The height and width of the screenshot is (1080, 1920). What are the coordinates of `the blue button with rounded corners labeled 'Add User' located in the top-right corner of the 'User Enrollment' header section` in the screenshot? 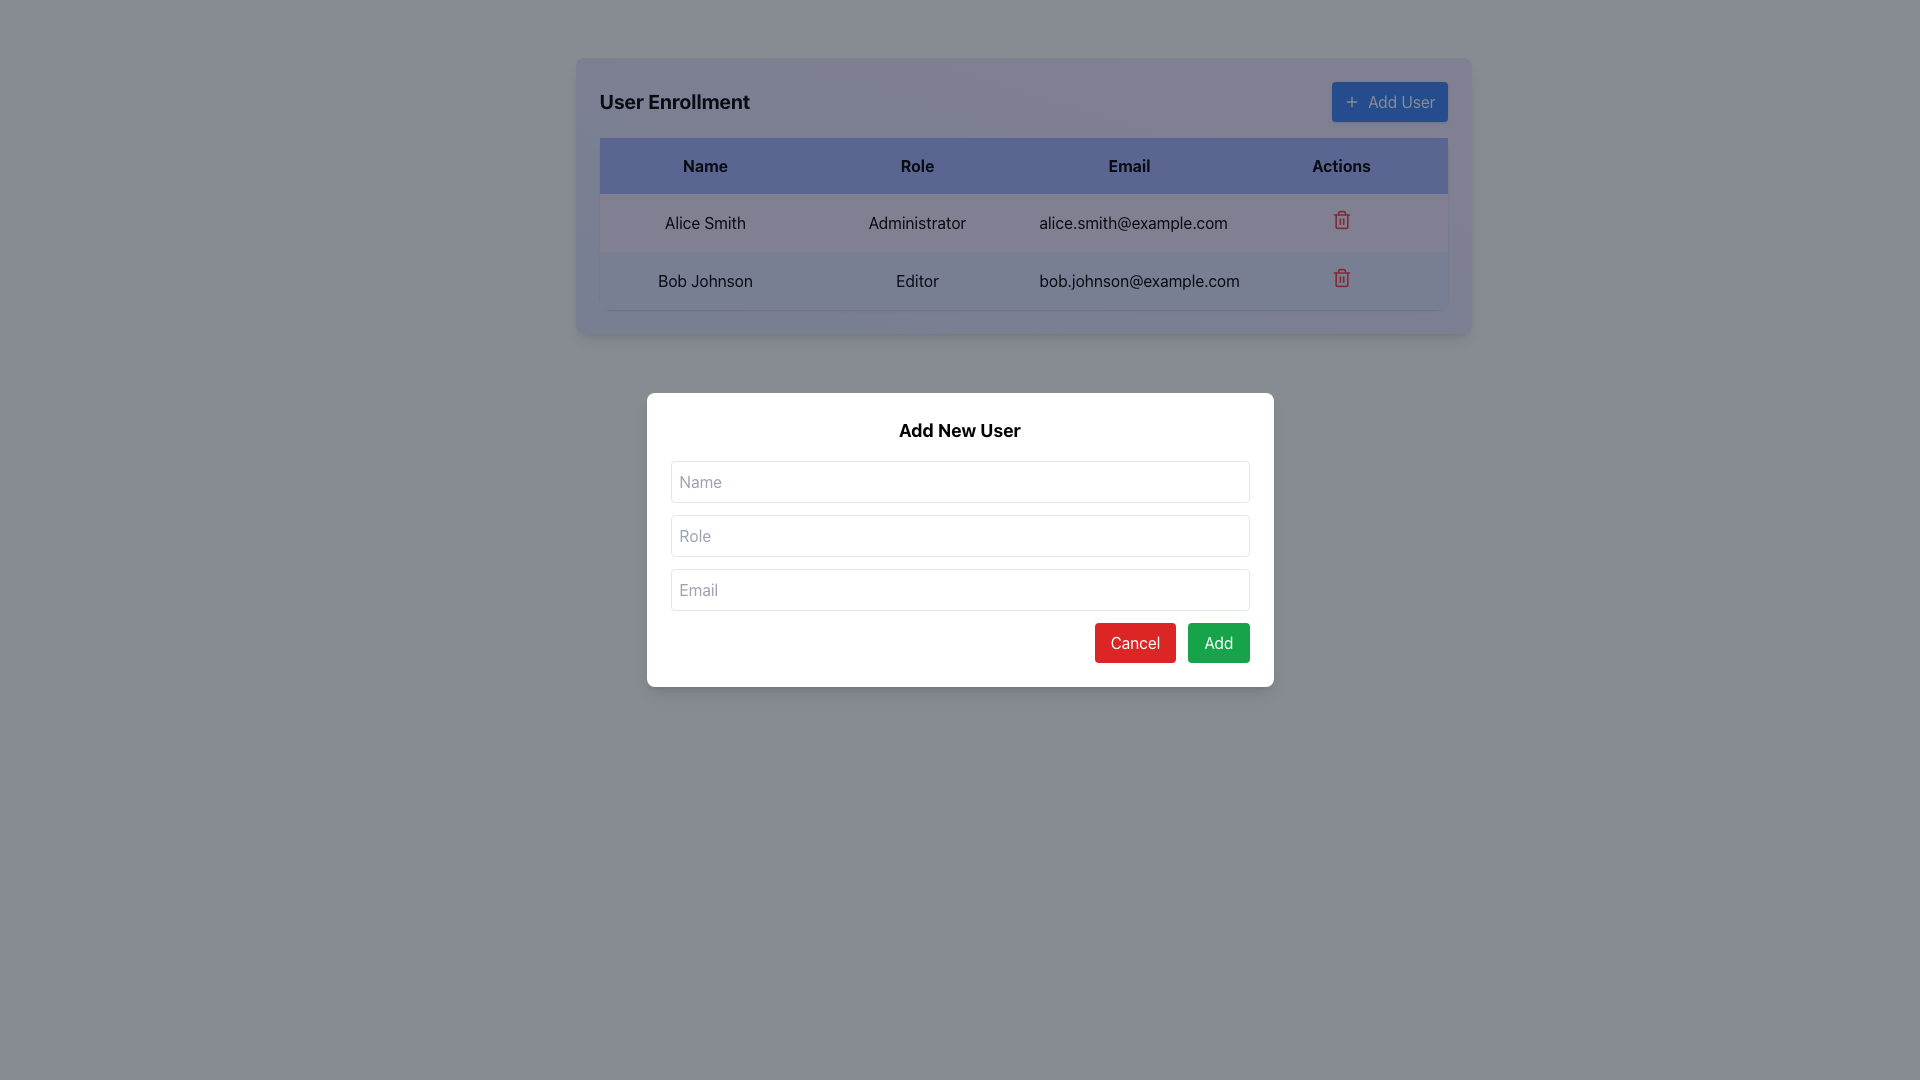 It's located at (1388, 101).